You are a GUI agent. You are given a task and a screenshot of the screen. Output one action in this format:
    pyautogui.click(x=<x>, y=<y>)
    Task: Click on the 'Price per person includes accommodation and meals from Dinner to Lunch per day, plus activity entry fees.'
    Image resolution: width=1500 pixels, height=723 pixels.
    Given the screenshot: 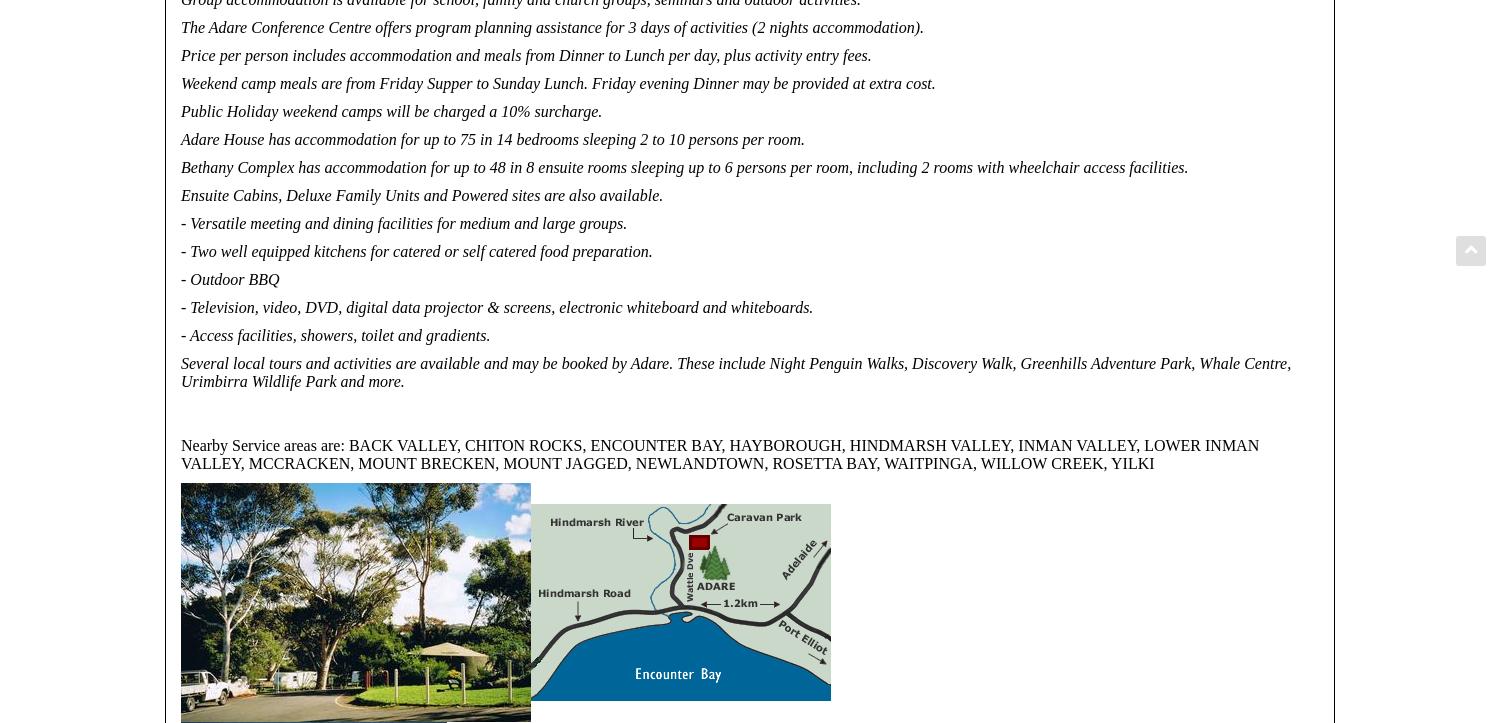 What is the action you would take?
    pyautogui.click(x=526, y=55)
    